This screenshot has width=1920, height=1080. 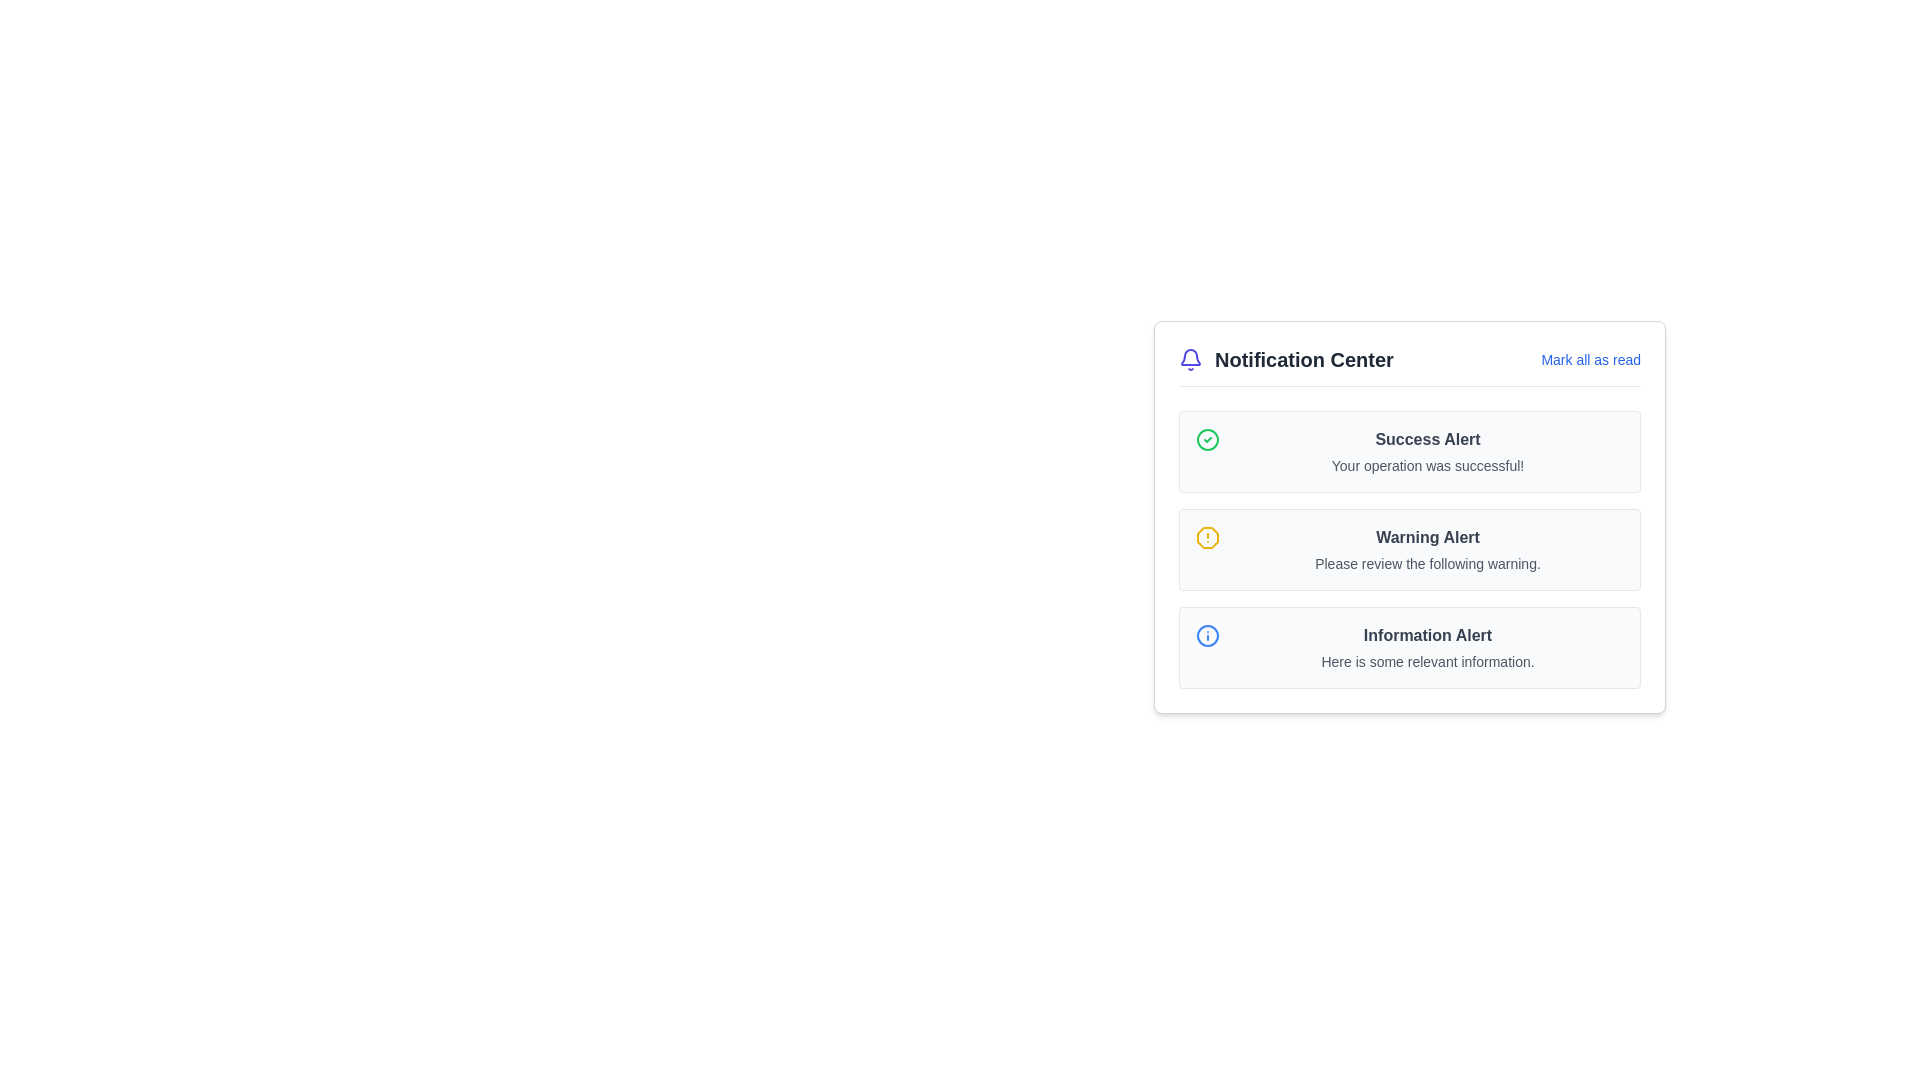 I want to click on the success message text label located in the notification center, which is positioned directly to the right of a green checkmark icon and above the text 'Your operation was successful!', so click(x=1427, y=438).